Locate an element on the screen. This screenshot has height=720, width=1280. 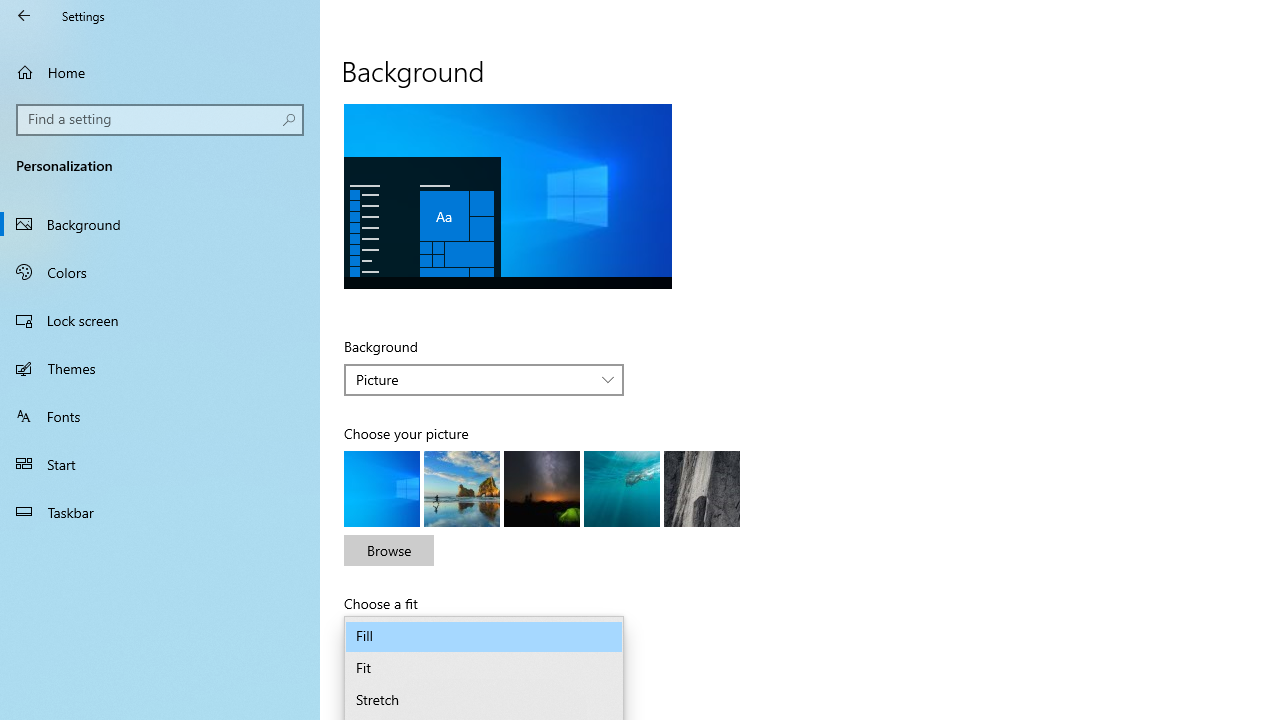
'Fit' is located at coordinates (484, 668).